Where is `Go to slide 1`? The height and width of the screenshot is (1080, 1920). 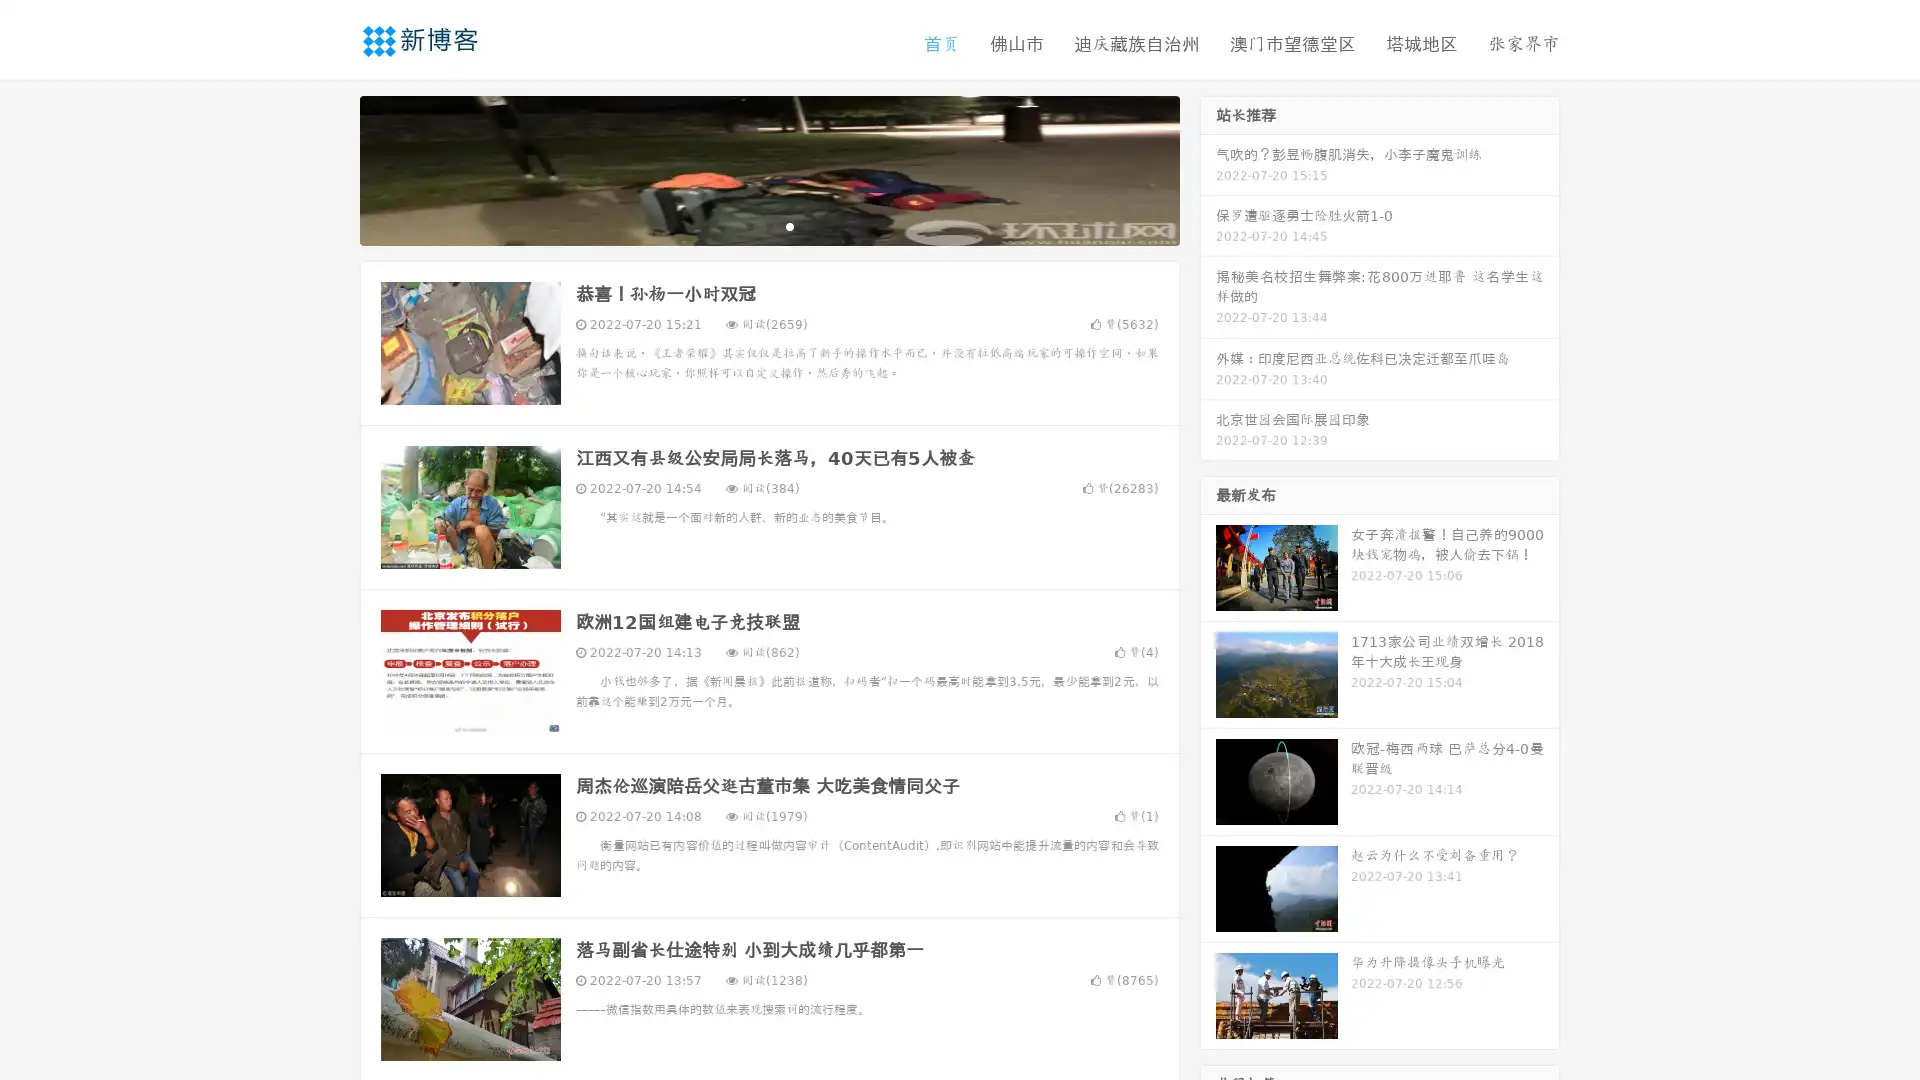 Go to slide 1 is located at coordinates (748, 225).